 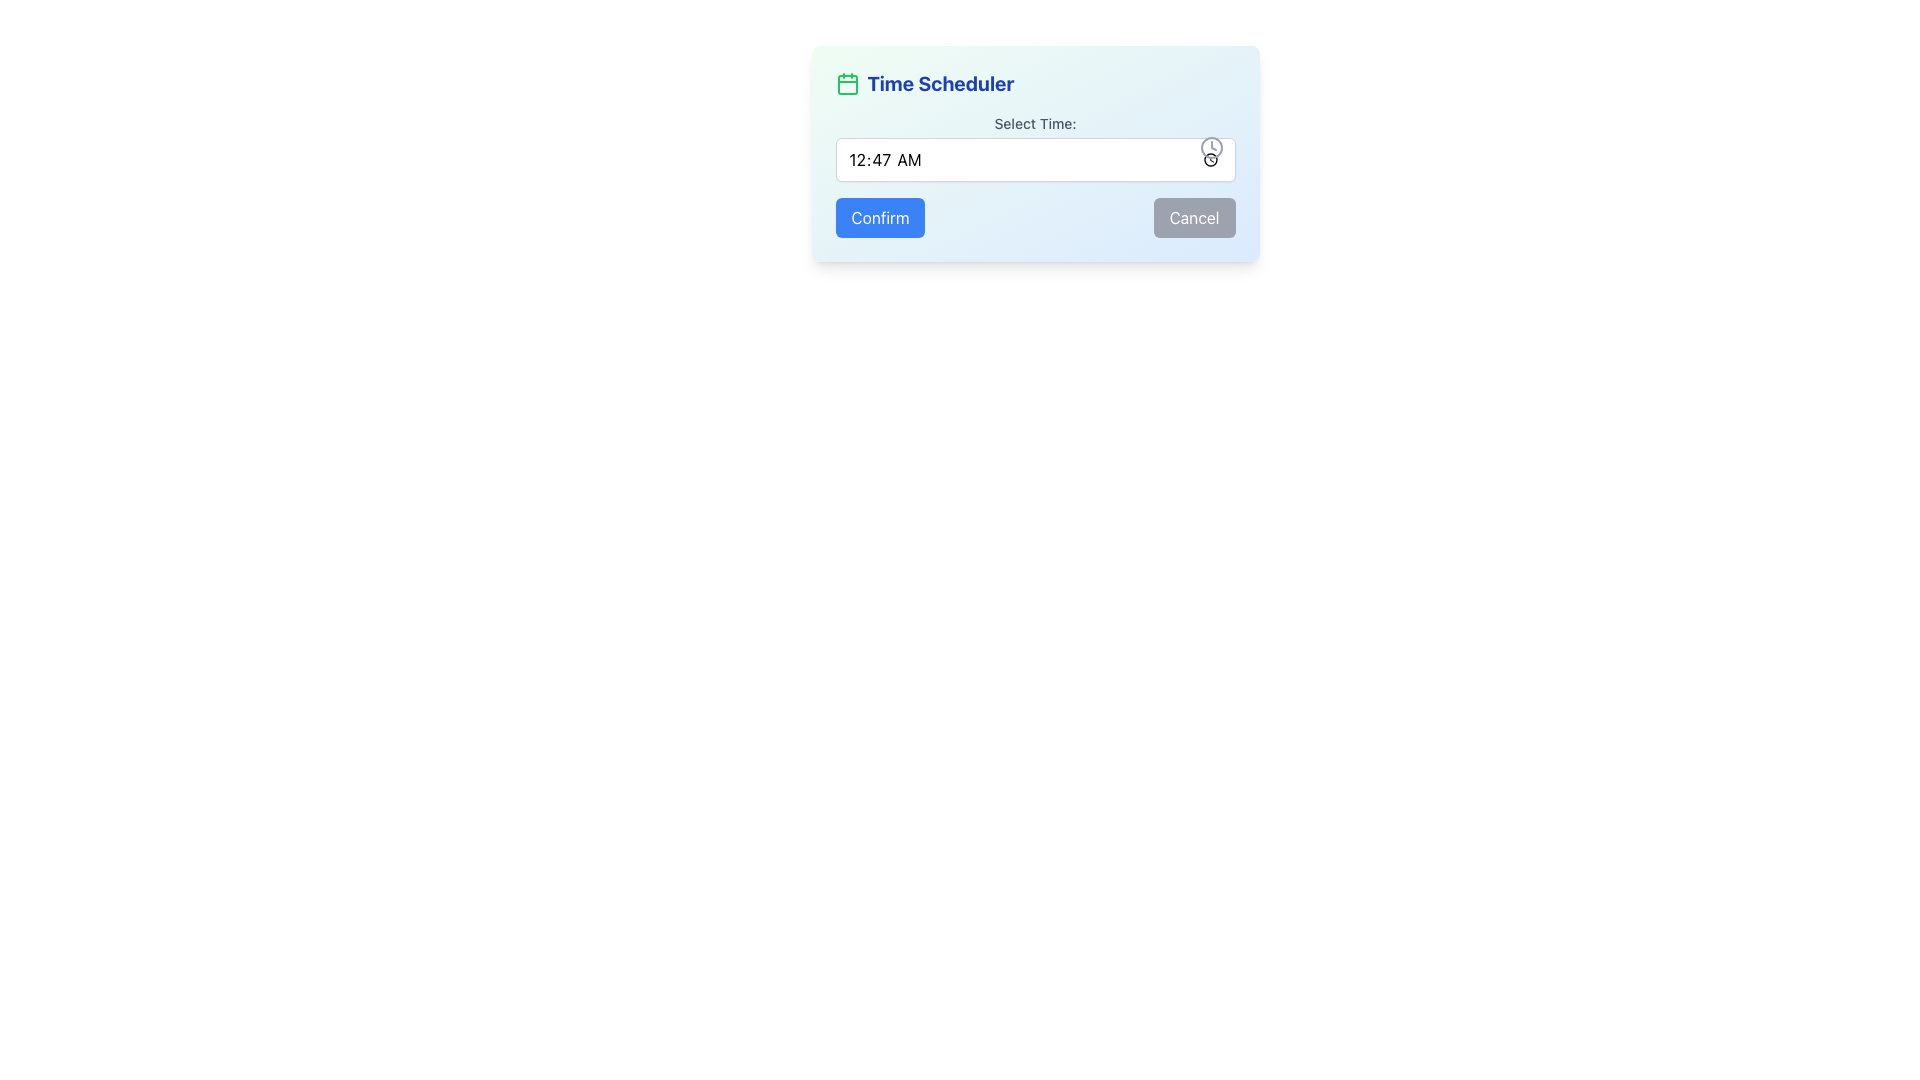 What do you see at coordinates (847, 83) in the screenshot?
I see `the decorative calendar icon with a green border located to the left of the 'Time Scheduler' text` at bounding box center [847, 83].